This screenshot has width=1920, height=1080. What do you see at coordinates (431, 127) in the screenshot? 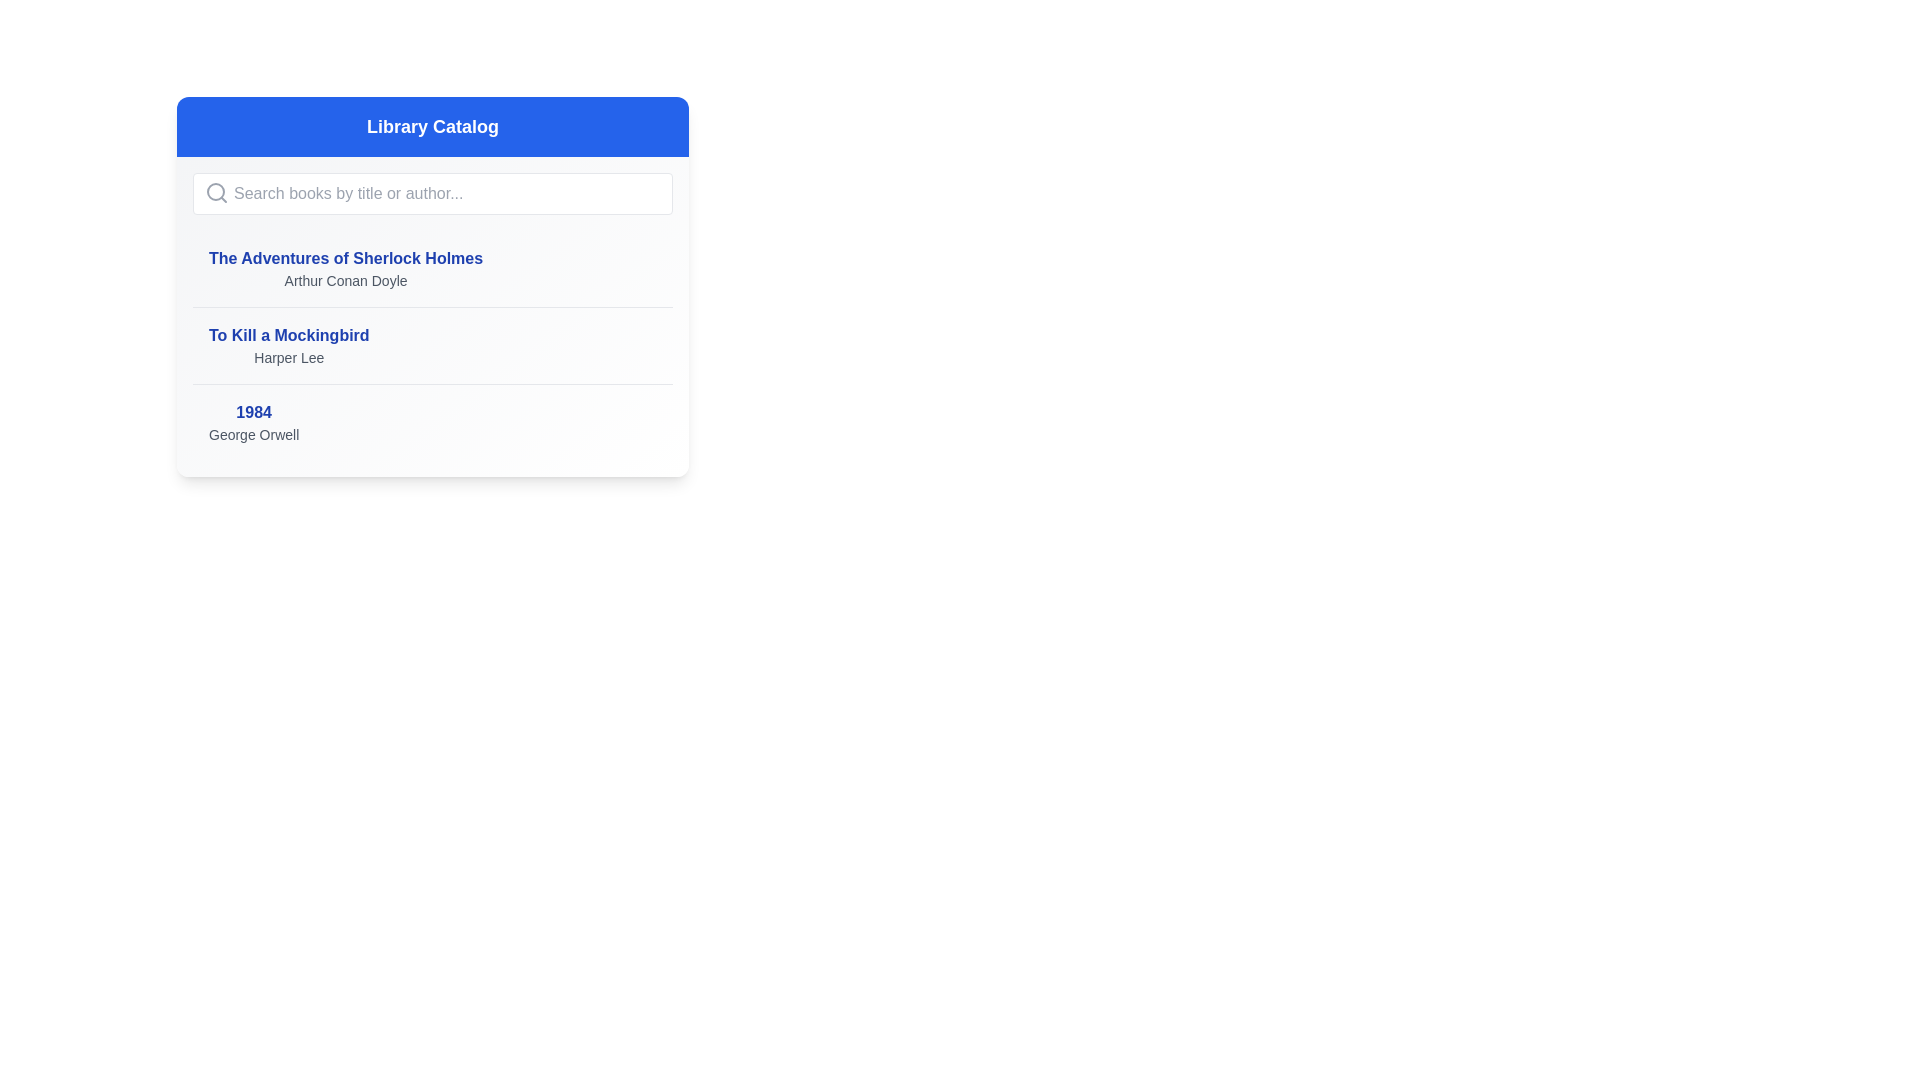
I see `the Text label that serves as the title for the interface section, centrally located at the top of the header area with a blue background and rounded corners` at bounding box center [431, 127].